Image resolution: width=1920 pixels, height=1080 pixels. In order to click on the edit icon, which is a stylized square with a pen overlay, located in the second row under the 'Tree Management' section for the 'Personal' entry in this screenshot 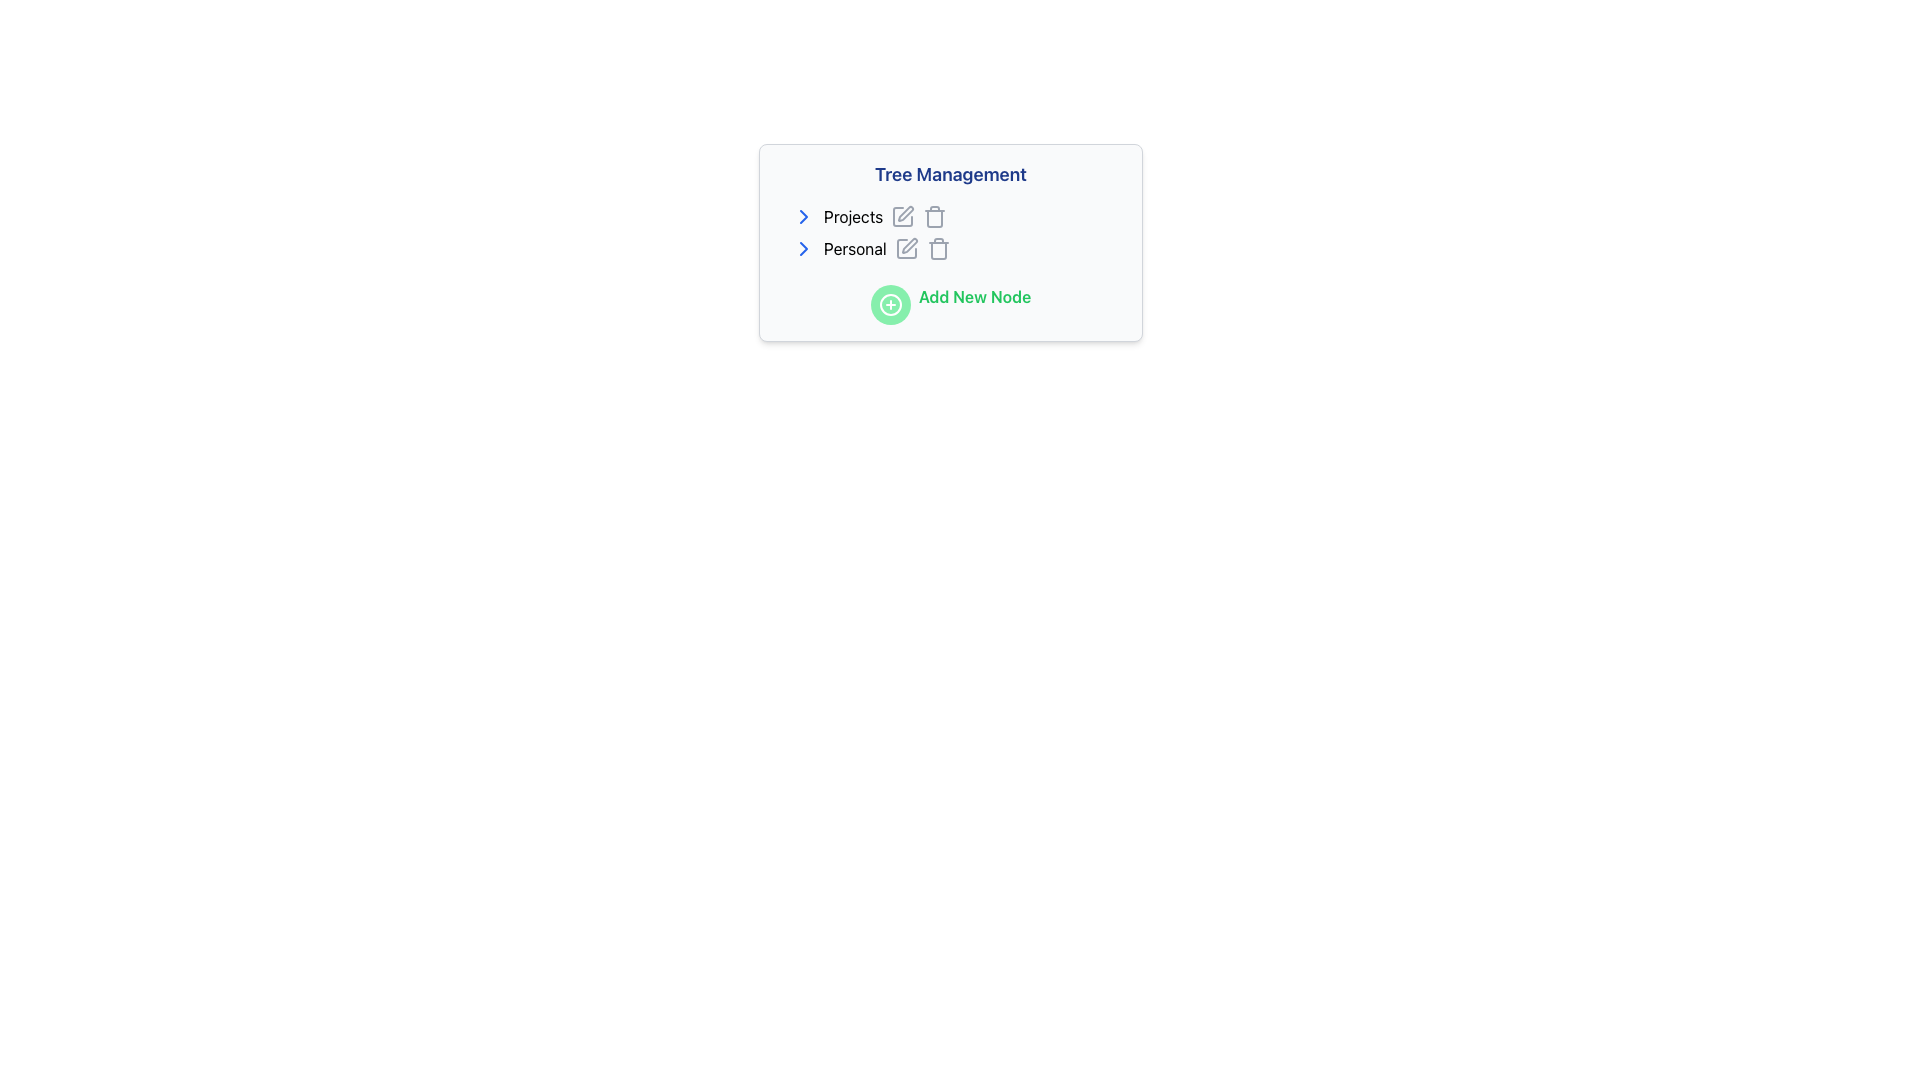, I will do `click(905, 248)`.